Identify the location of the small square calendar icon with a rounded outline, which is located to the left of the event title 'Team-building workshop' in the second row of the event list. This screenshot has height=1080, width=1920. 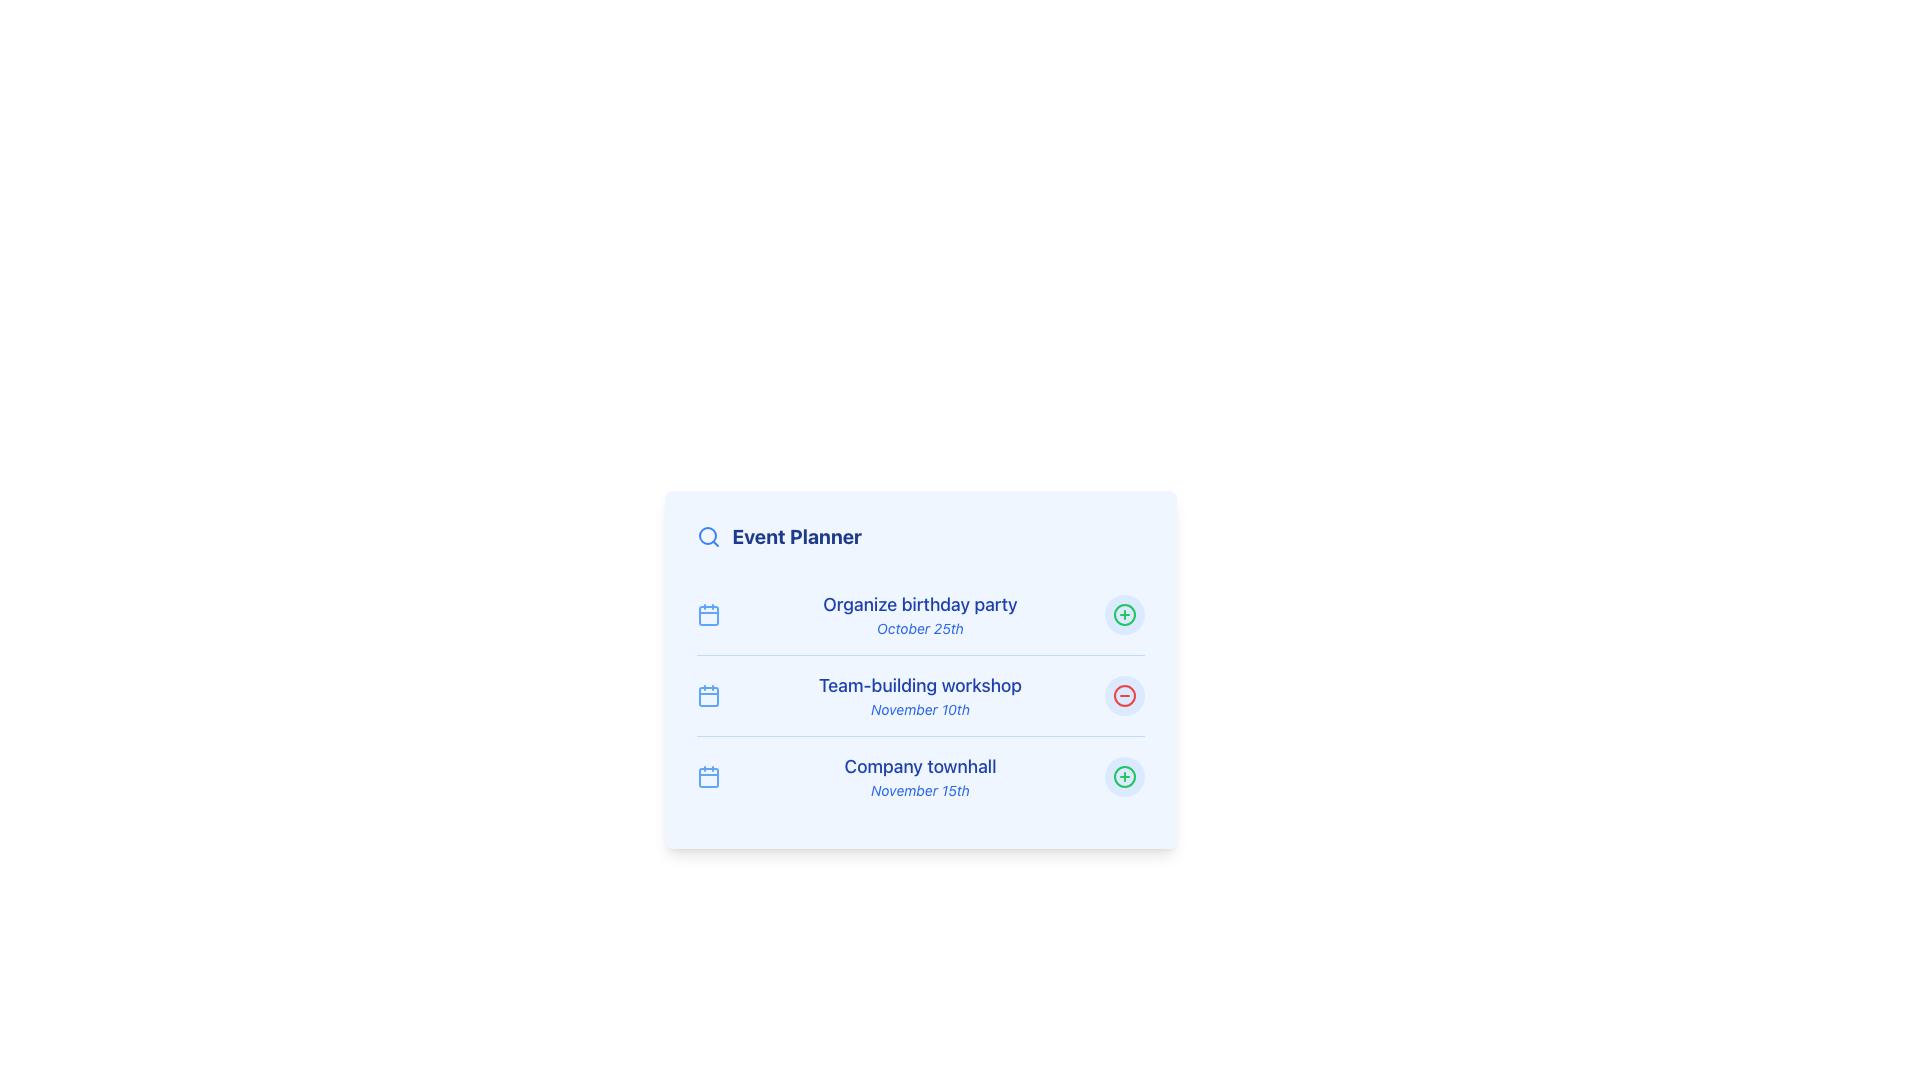
(708, 696).